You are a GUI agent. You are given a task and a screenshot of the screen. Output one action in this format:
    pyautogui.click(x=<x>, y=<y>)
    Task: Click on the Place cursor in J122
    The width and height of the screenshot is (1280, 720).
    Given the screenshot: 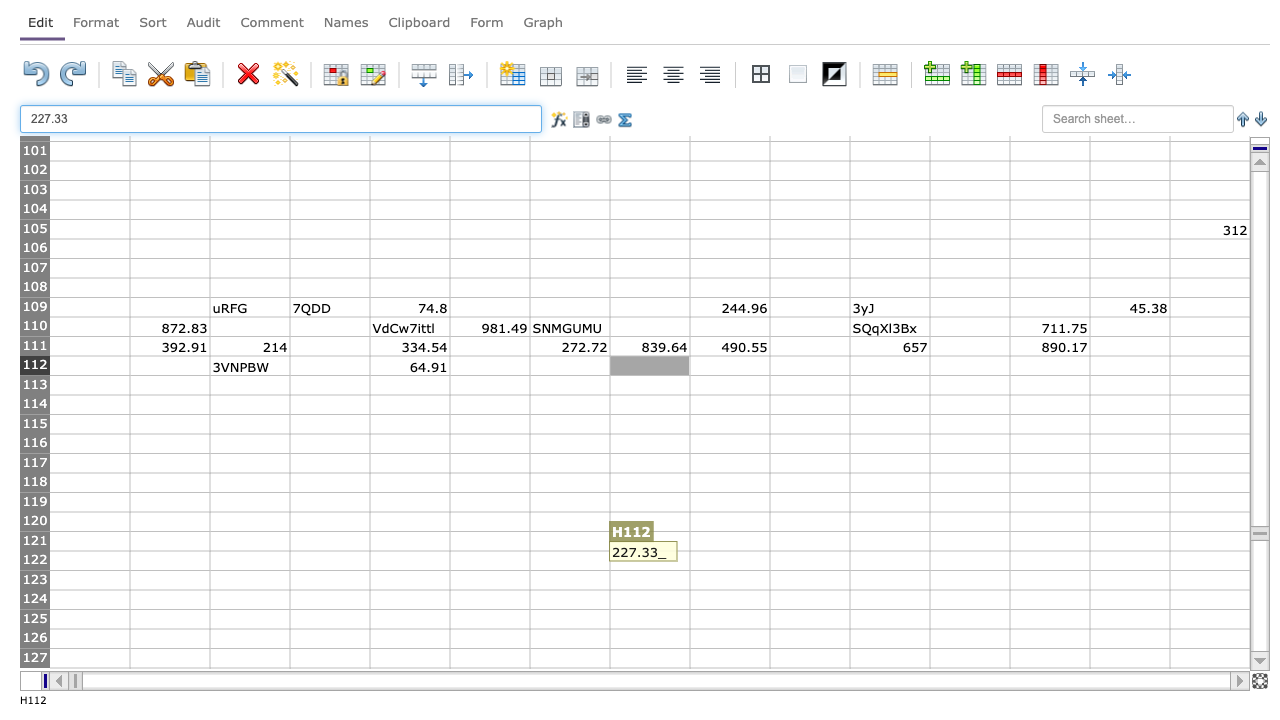 What is the action you would take?
    pyautogui.click(x=809, y=560)
    